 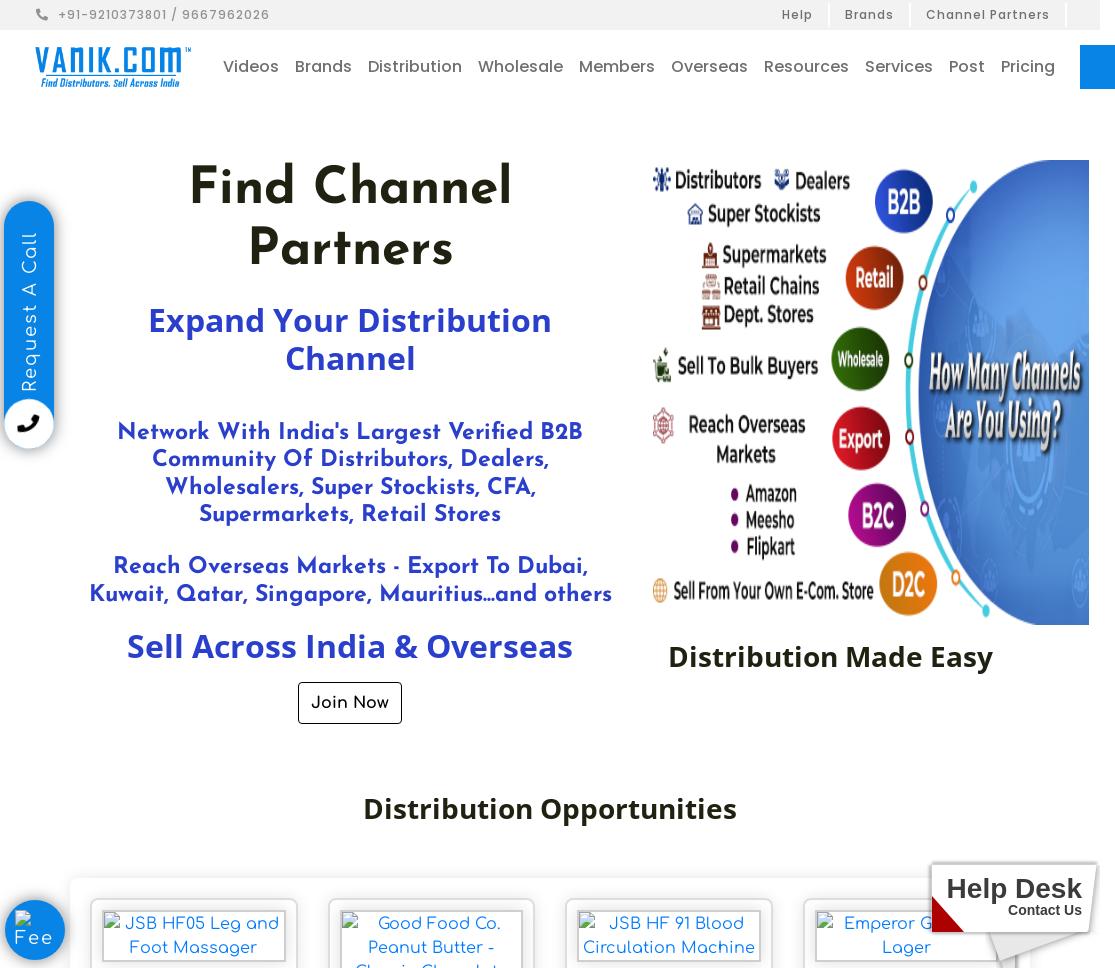 I want to click on 'Pricing', so click(x=1026, y=65).